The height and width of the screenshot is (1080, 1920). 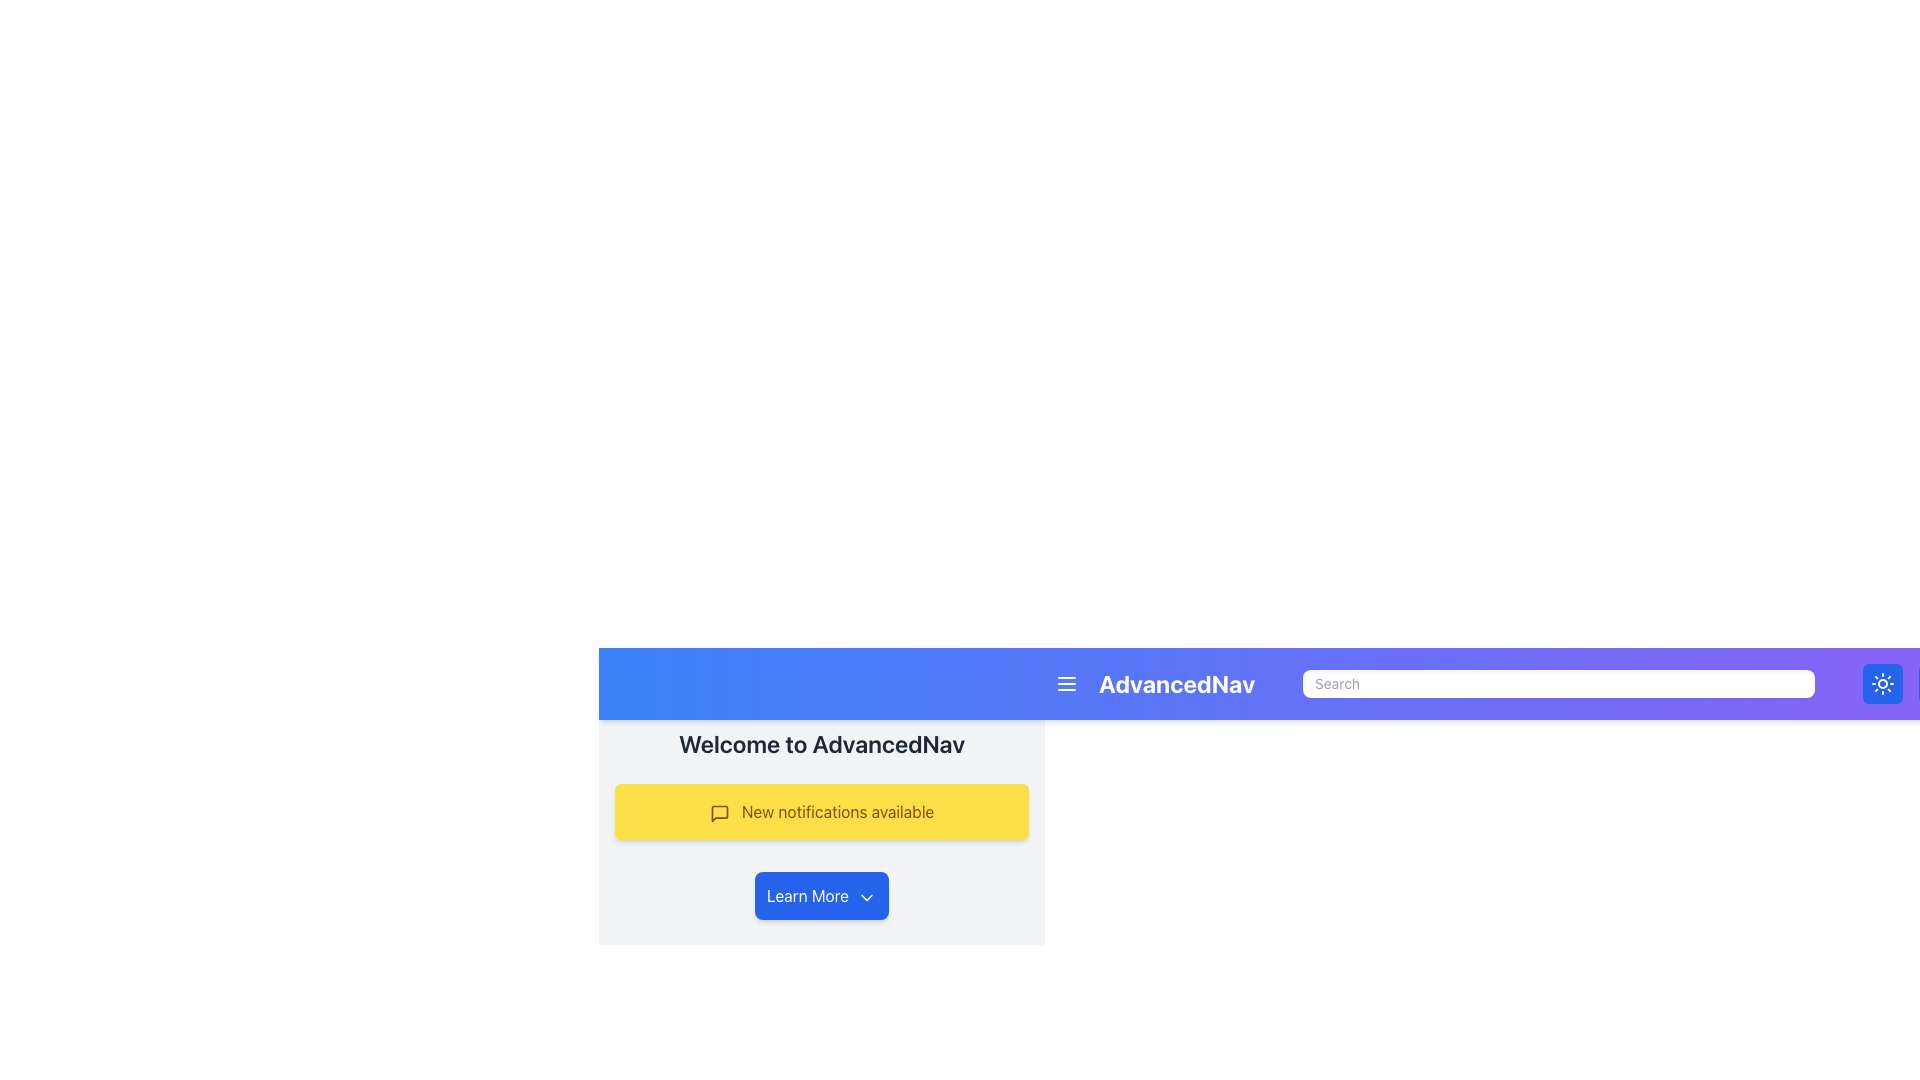 I want to click on the menu toggle button located in the navigation bar at the top left of the 'AdvancedNav' text to interact with the navigation drawer, so click(x=1065, y=682).